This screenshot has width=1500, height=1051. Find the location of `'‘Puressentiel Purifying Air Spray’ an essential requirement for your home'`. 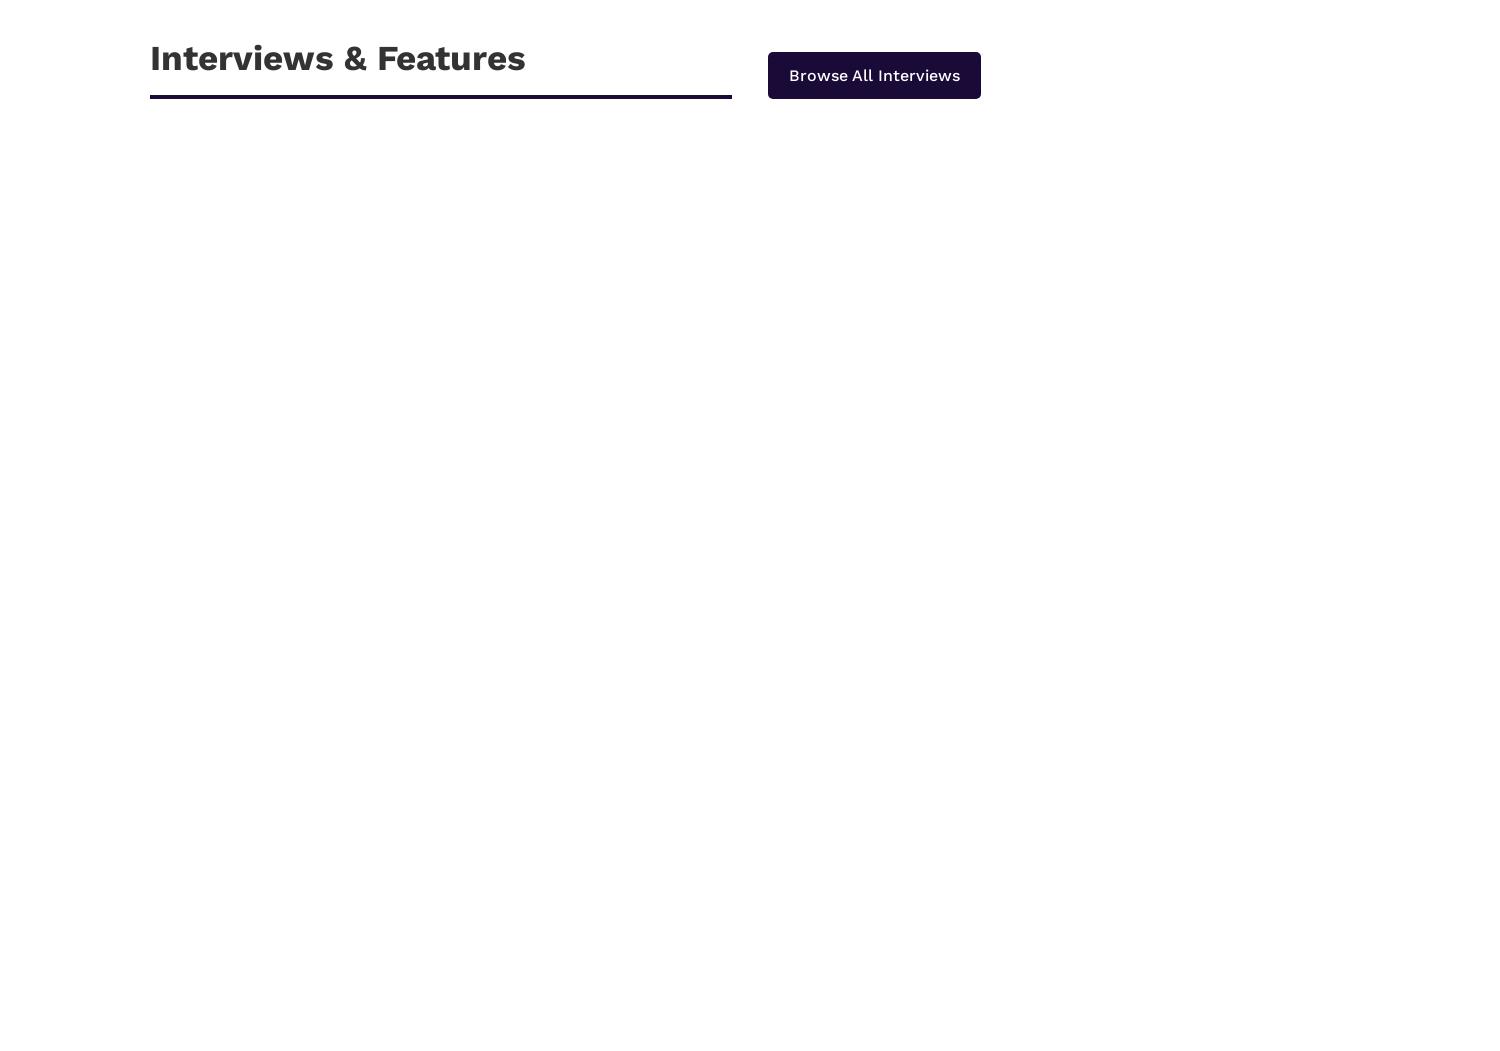

'‘Puressentiel Purifying Air Spray’ an essential requirement for your home' is located at coordinates (492, 873).